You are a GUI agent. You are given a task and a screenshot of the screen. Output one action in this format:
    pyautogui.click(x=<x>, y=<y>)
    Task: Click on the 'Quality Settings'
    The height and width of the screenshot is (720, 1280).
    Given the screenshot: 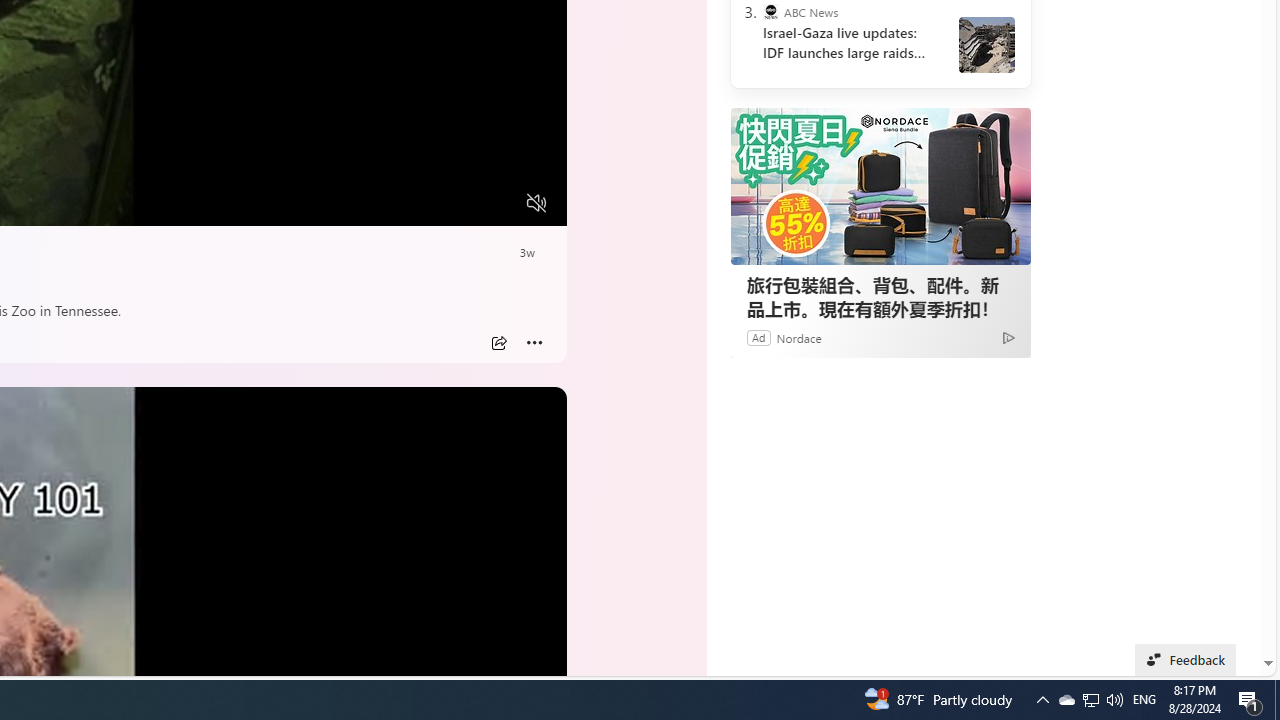 What is the action you would take?
    pyautogui.click(x=417, y=203)
    